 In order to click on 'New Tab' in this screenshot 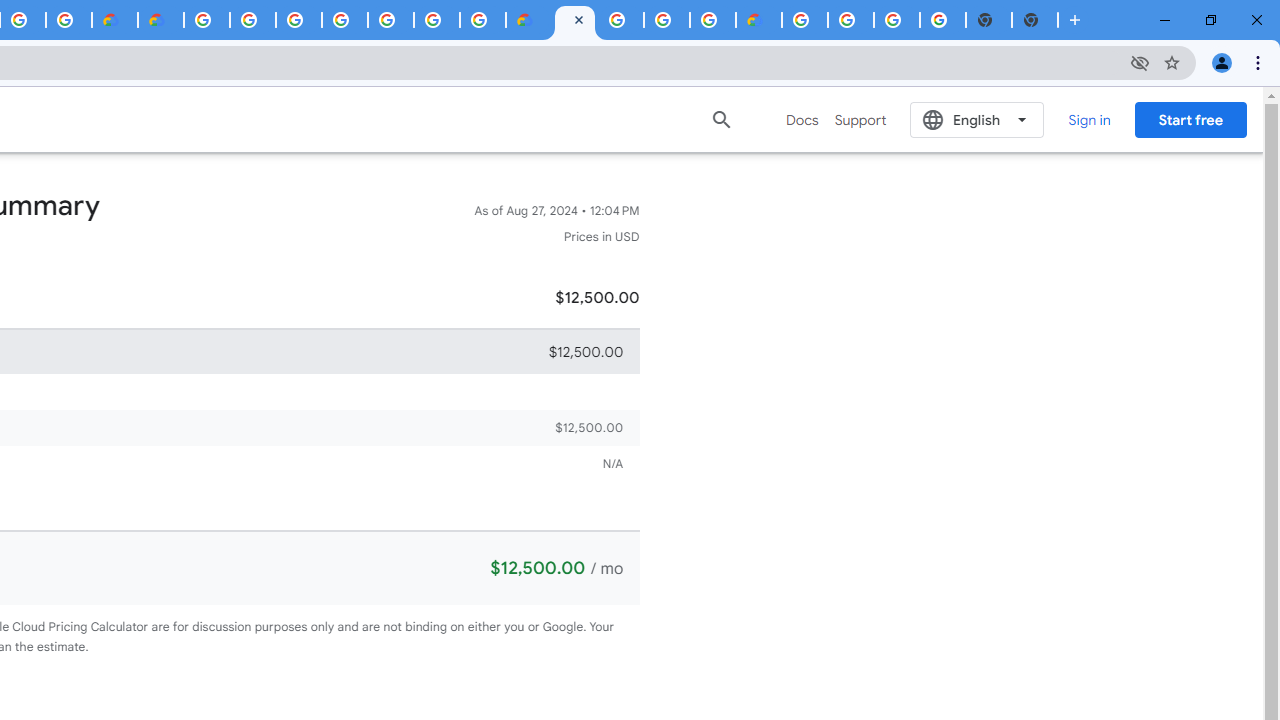, I will do `click(1035, 20)`.